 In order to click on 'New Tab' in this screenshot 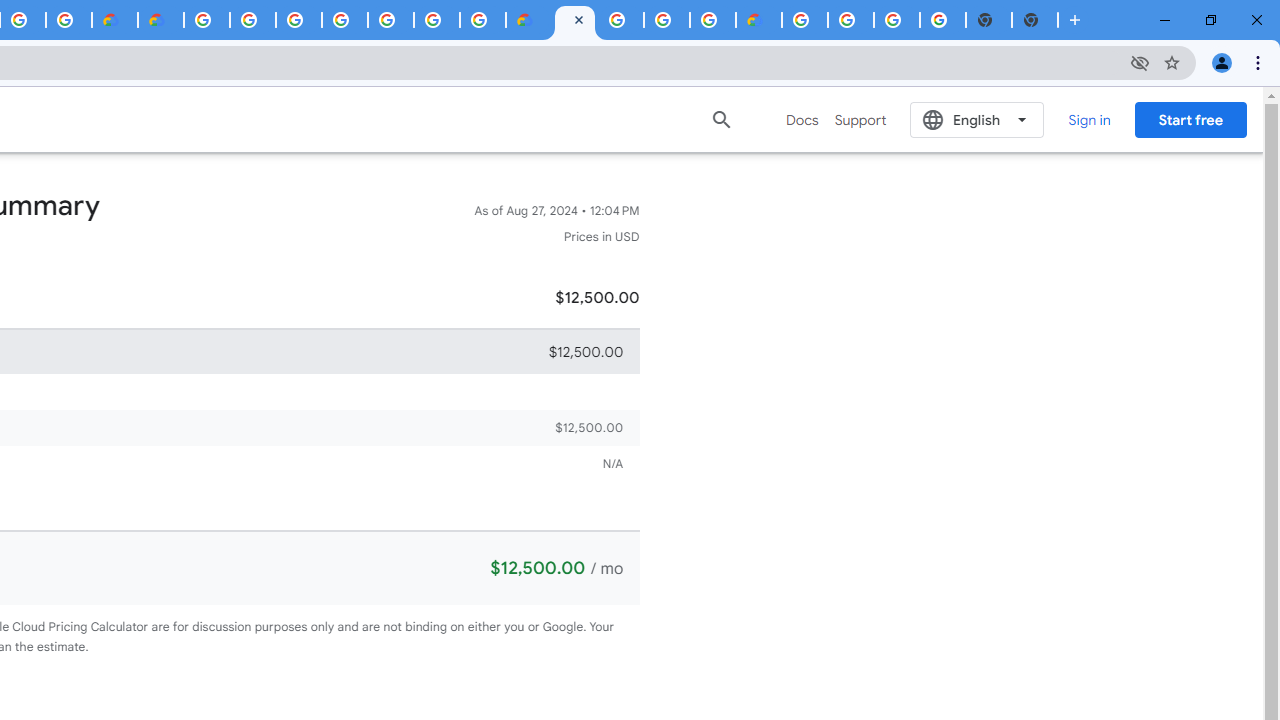, I will do `click(1035, 20)`.